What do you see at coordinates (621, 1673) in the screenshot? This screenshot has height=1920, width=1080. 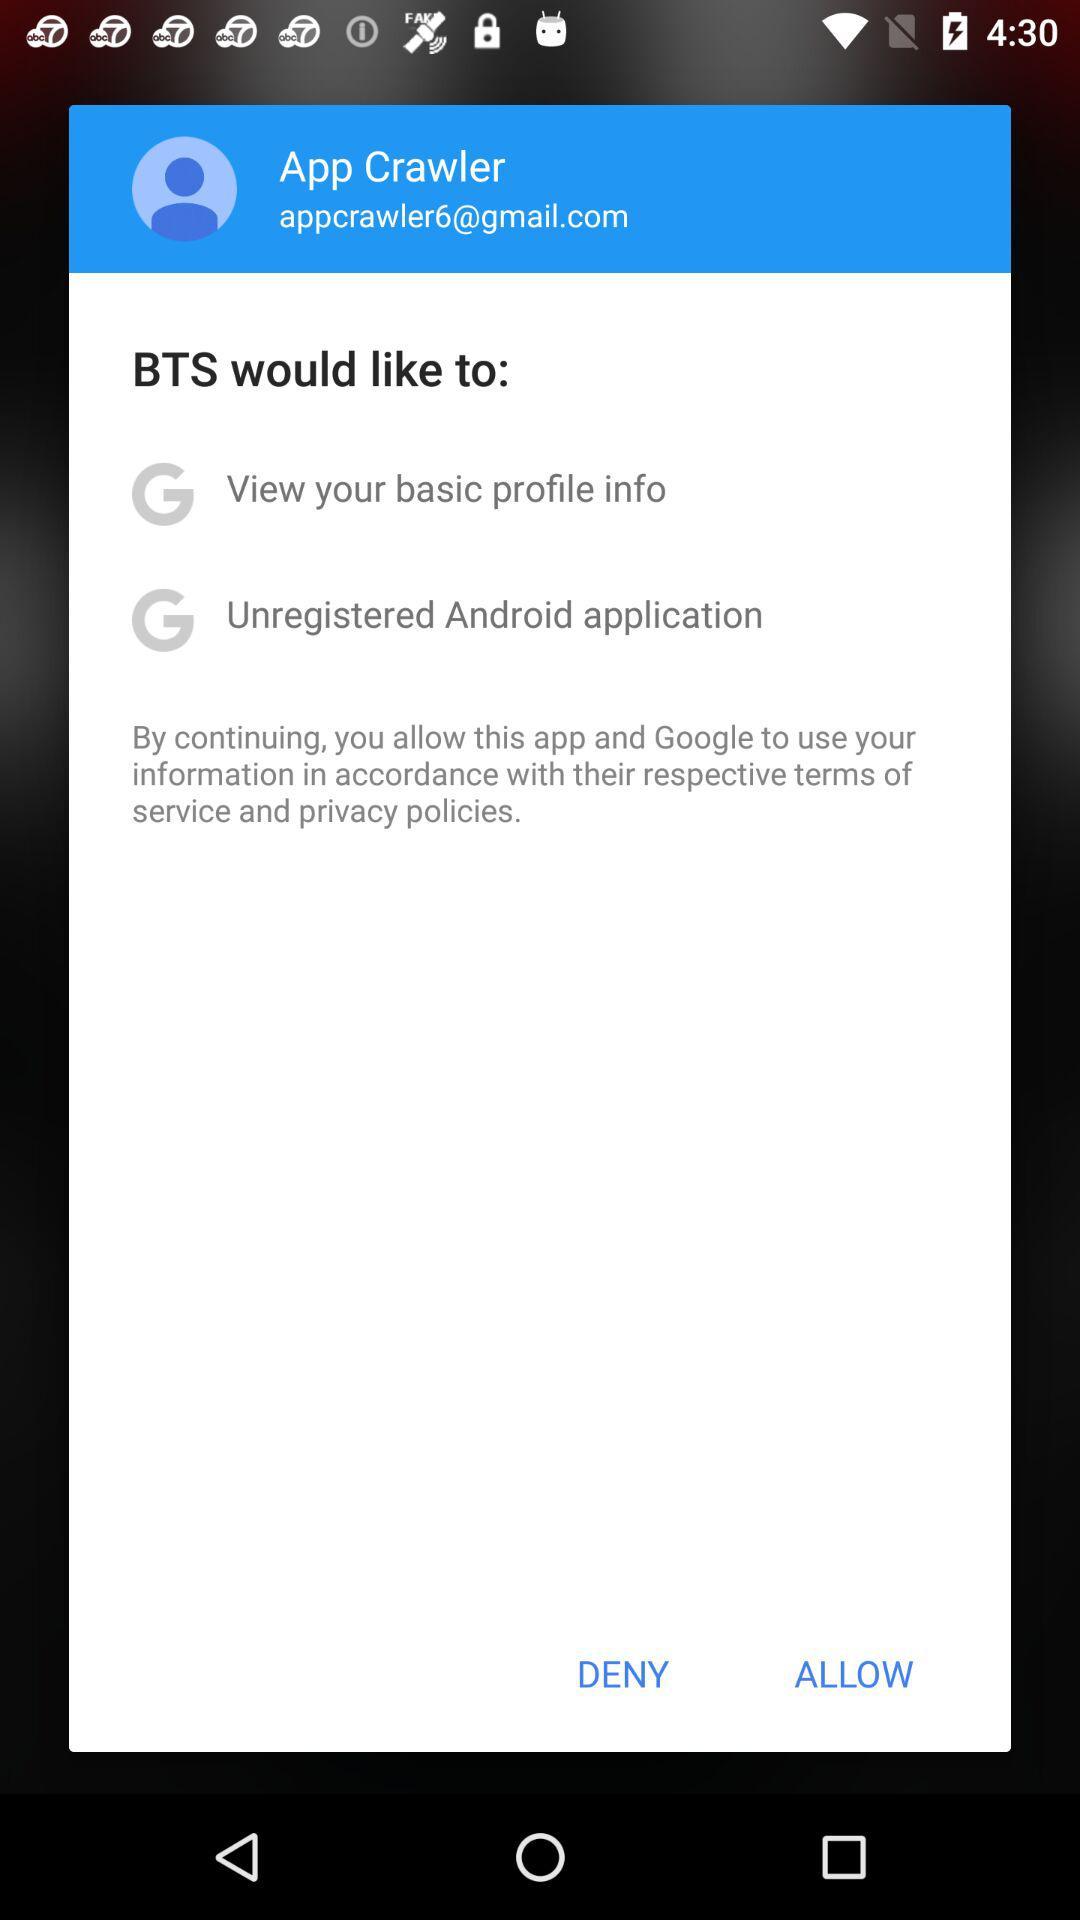 I see `icon to the left of allow item` at bounding box center [621, 1673].